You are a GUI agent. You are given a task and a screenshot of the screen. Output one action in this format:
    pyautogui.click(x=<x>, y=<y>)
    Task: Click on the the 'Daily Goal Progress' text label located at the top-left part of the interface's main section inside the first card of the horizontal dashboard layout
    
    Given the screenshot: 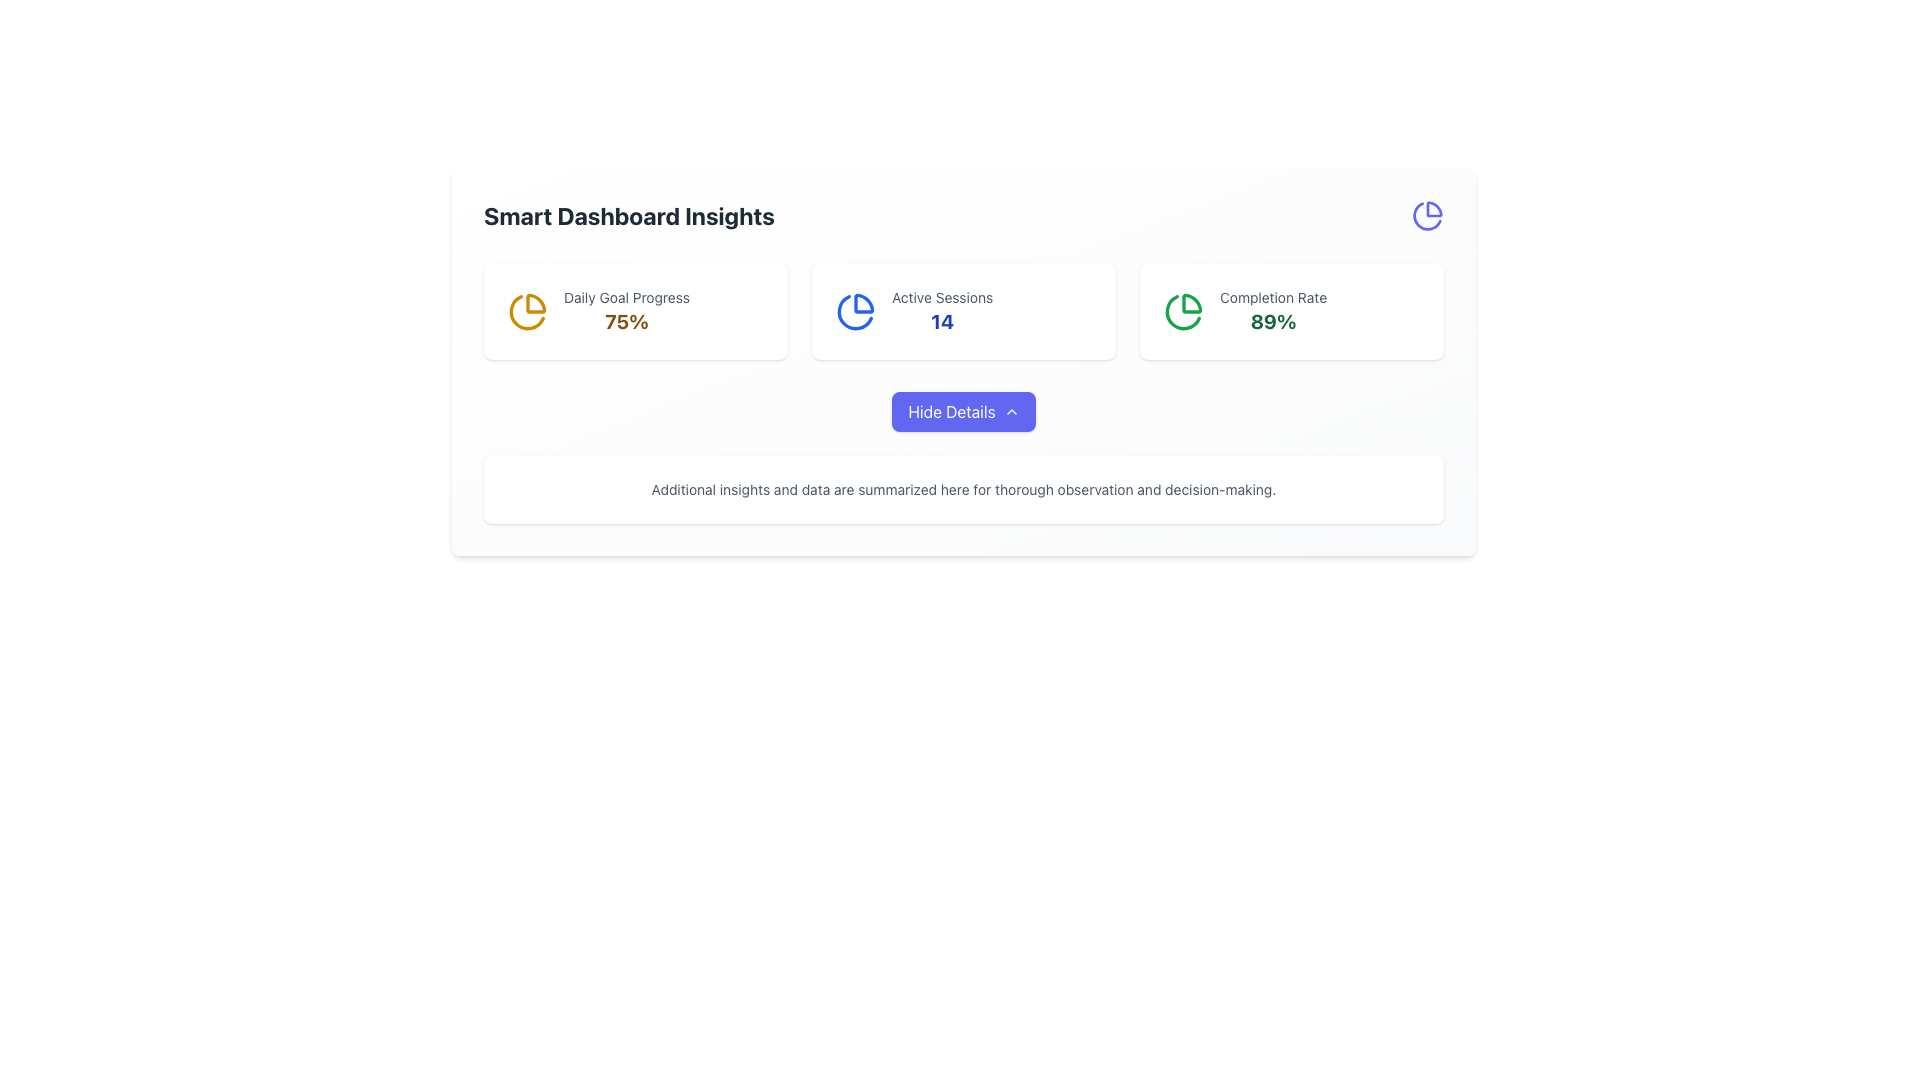 What is the action you would take?
    pyautogui.click(x=626, y=297)
    